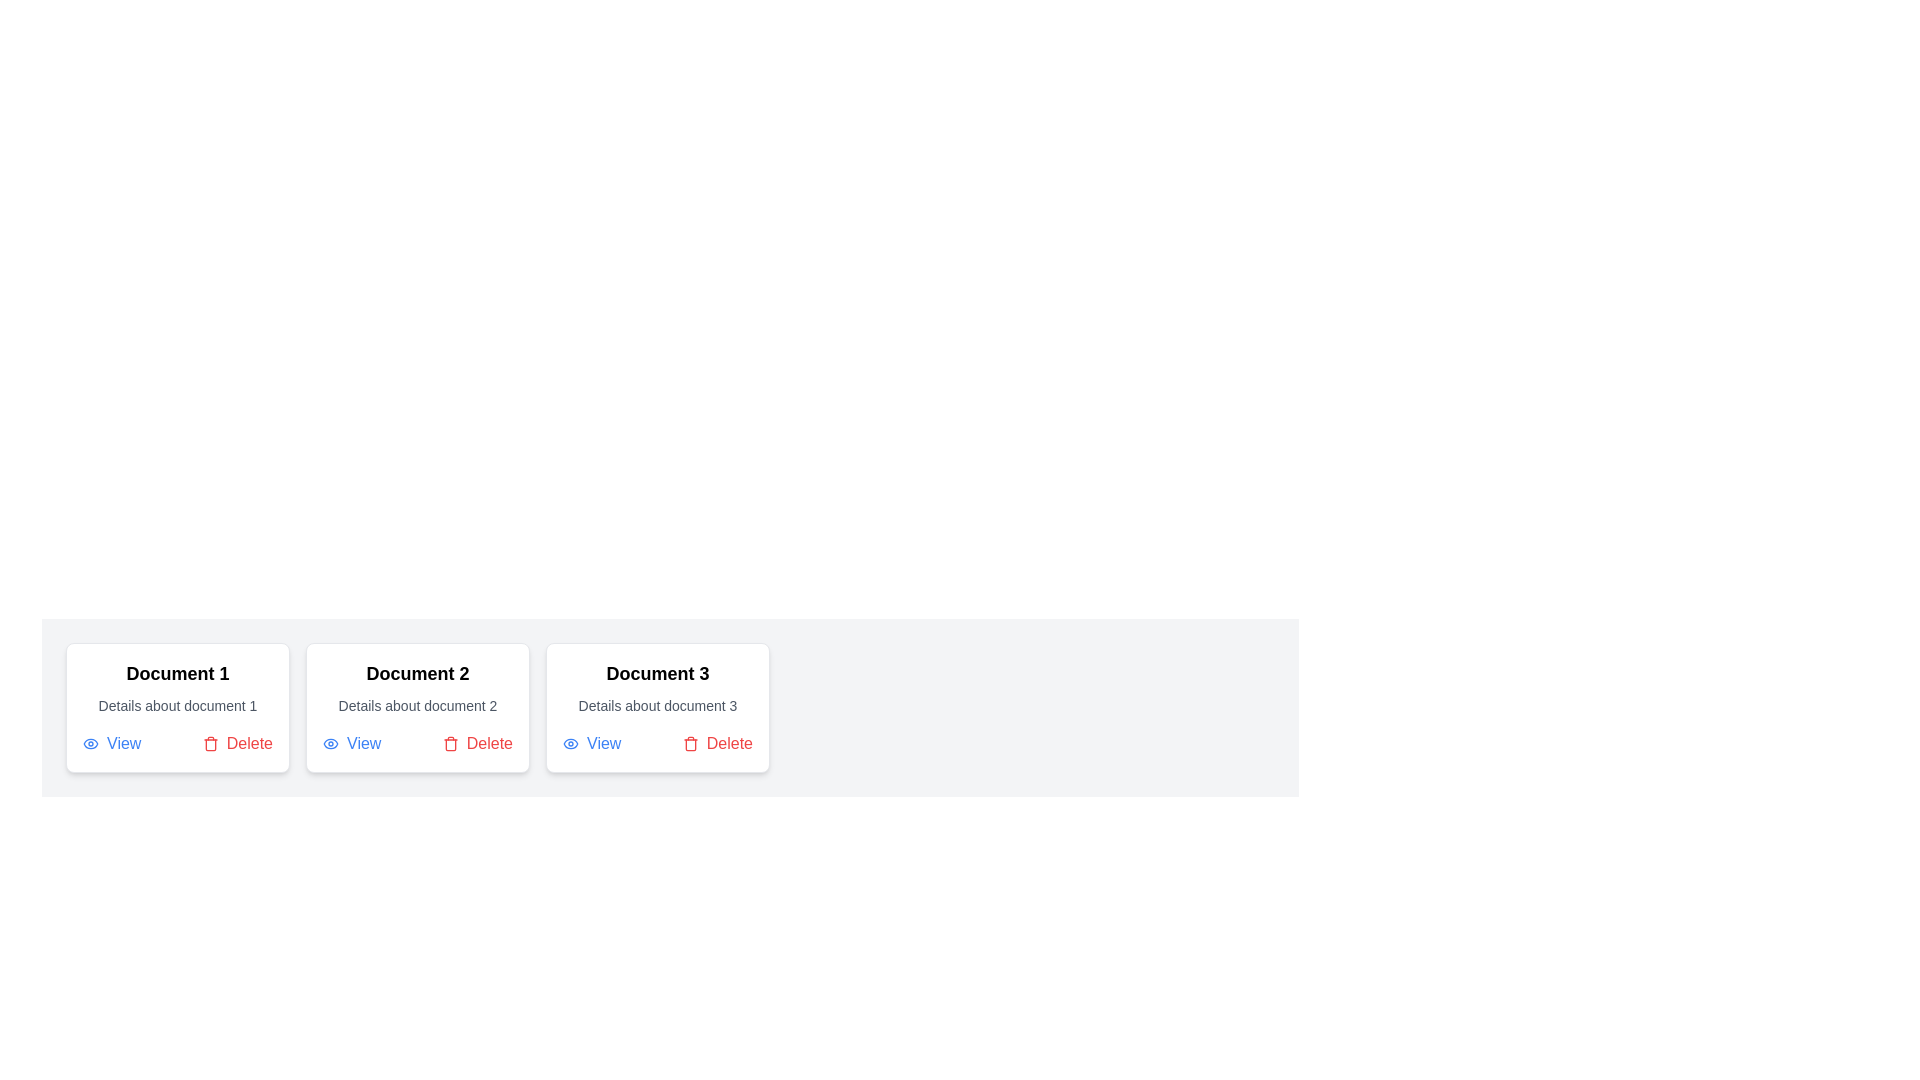 The height and width of the screenshot is (1080, 1920). I want to click on the outer region of the eye-shaped icon within the 'Document 3' card to indicate a 'view' or 'preview' action, so click(570, 744).